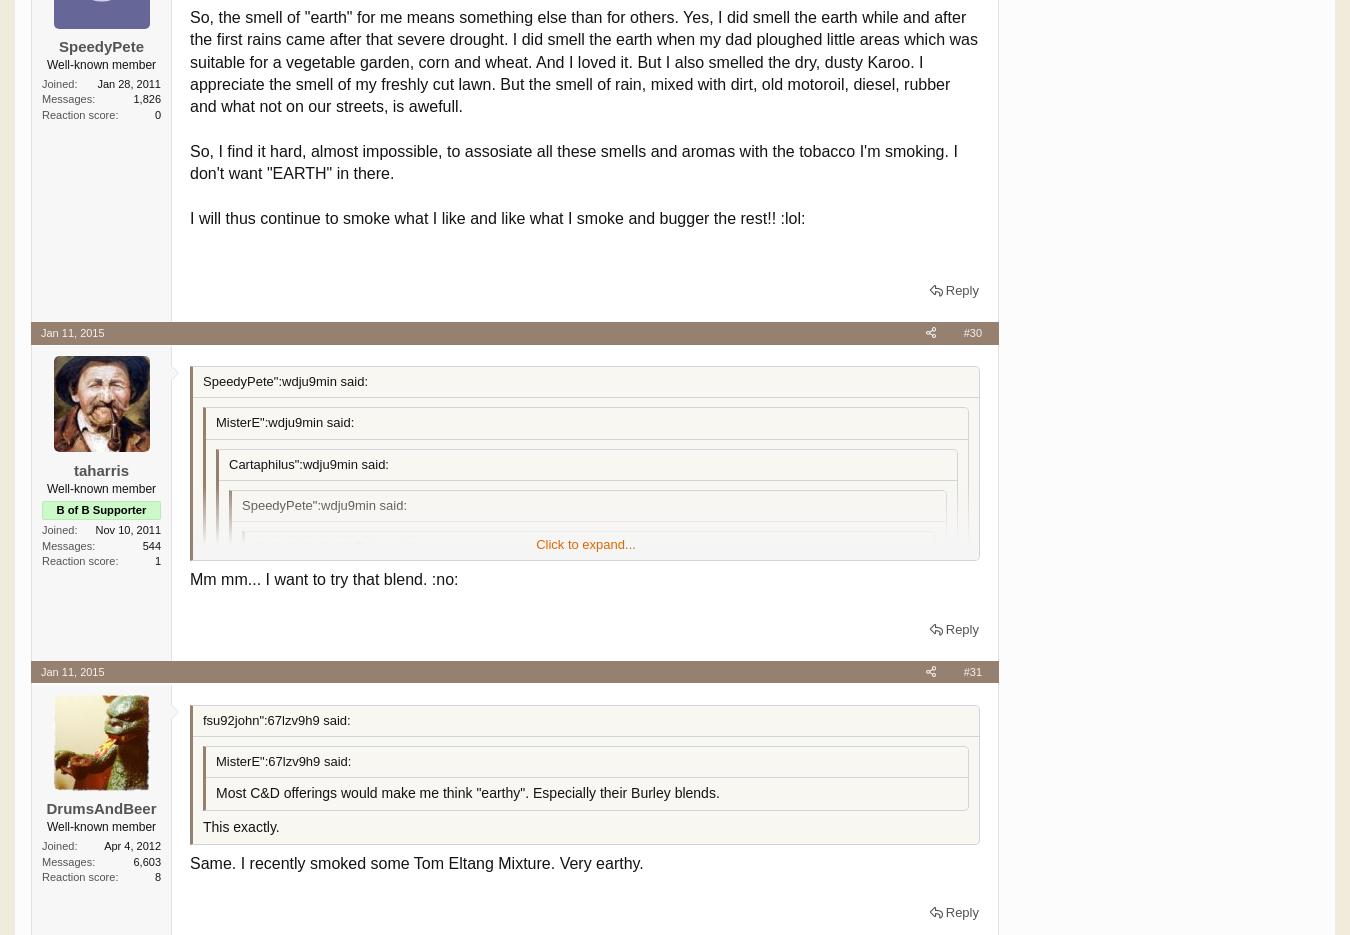  I want to click on '#30', so click(971, 332).